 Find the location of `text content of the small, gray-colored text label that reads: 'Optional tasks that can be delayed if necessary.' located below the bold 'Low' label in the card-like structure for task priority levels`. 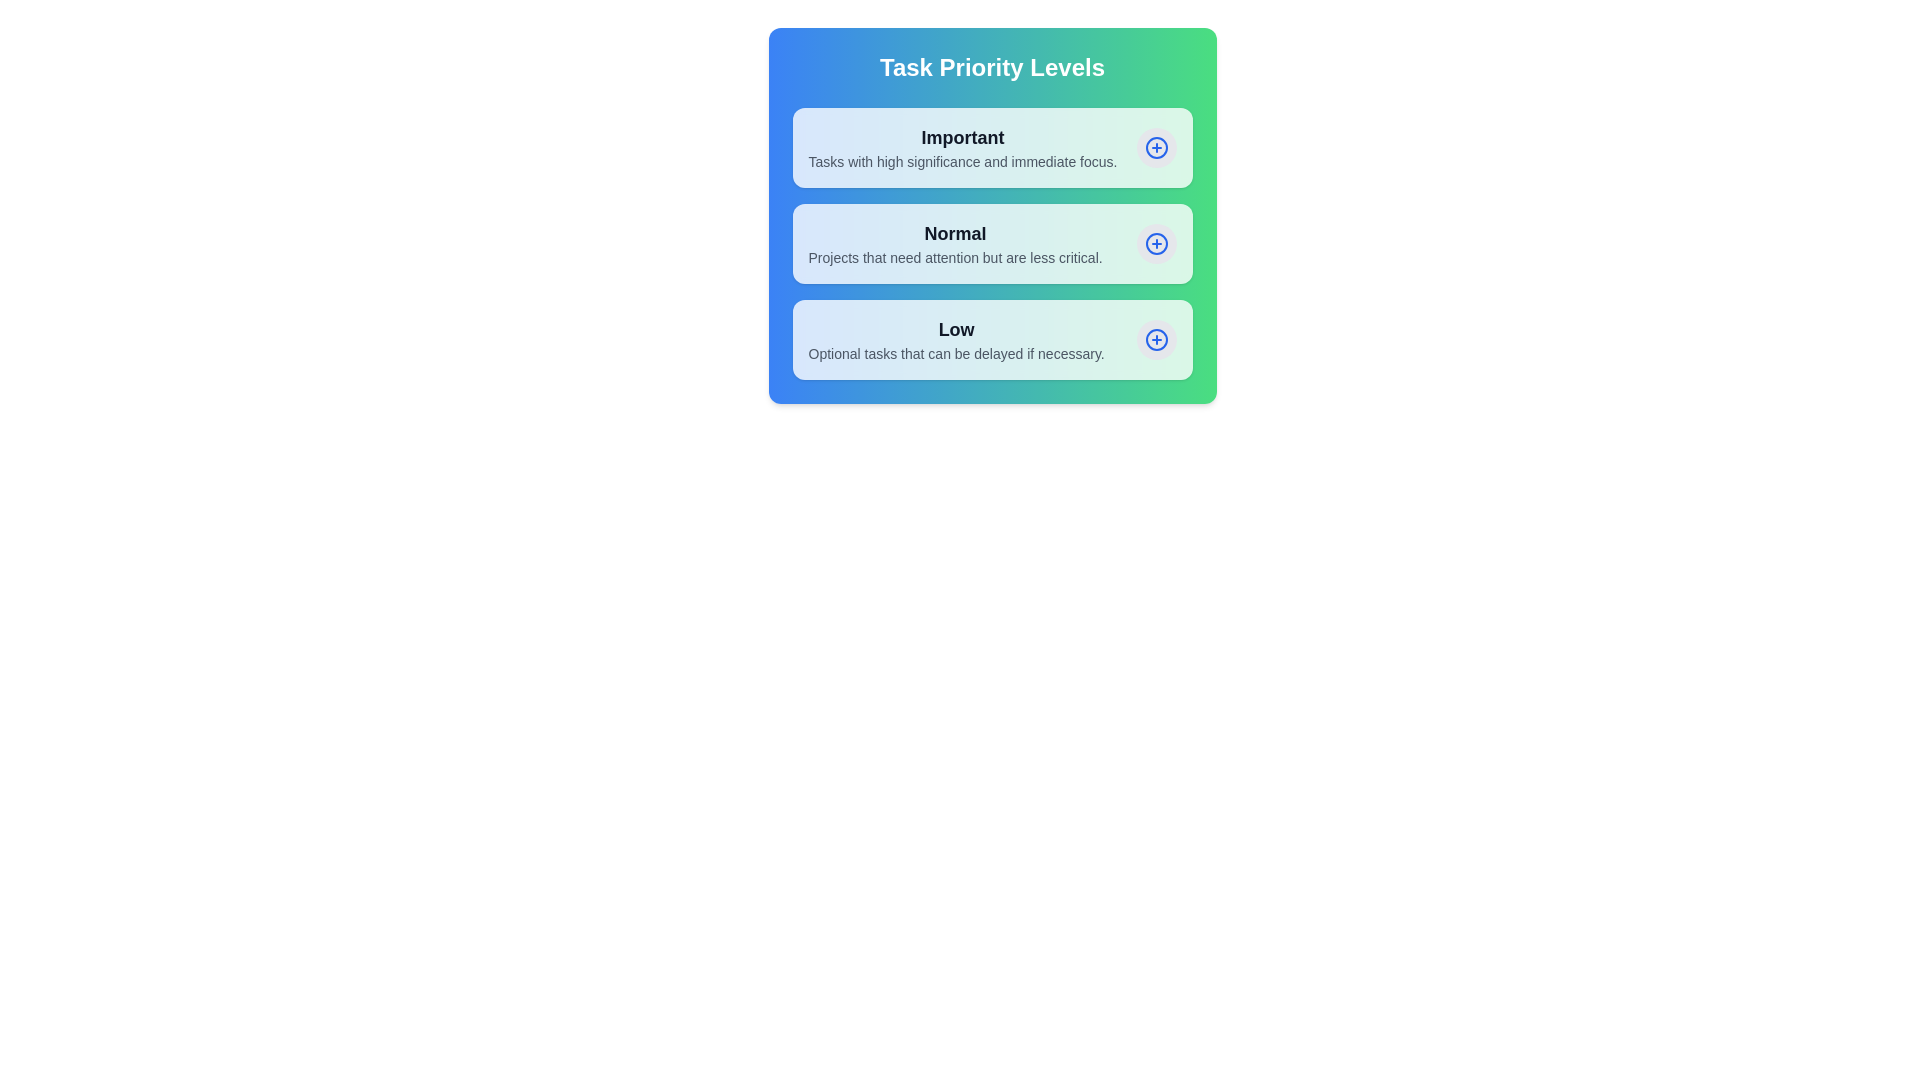

text content of the small, gray-colored text label that reads: 'Optional tasks that can be delayed if necessary.' located below the bold 'Low' label in the card-like structure for task priority levels is located at coordinates (955, 353).